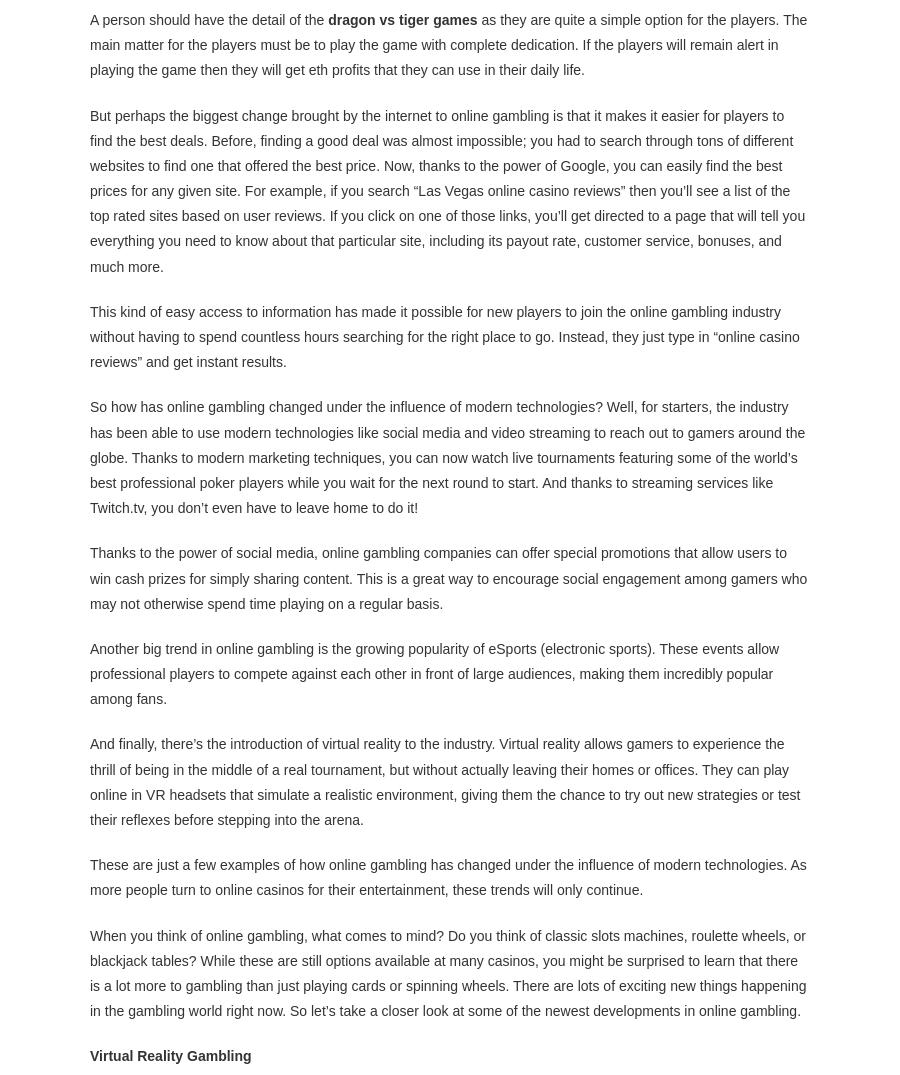  I want to click on 'But perhaps the biggest change brought by the internet to online gambling is that it makes it easier for players to find the best deals. Before, finding a good deal was almost impossible; you had to search through tons of different websites to find one that offered the best price. Now, thanks to the power of Google, you can easily find the best prices for any given site. For example, if you search “Las Vegas online casino reviews” then you’ll see a list of the top rated sites based on user reviews. If you click on one of those links, you’ll get directed to a page that will tell you everything you need to know about that particular site, including its payout rate, customer service, bonuses, and much more.', so click(447, 190).